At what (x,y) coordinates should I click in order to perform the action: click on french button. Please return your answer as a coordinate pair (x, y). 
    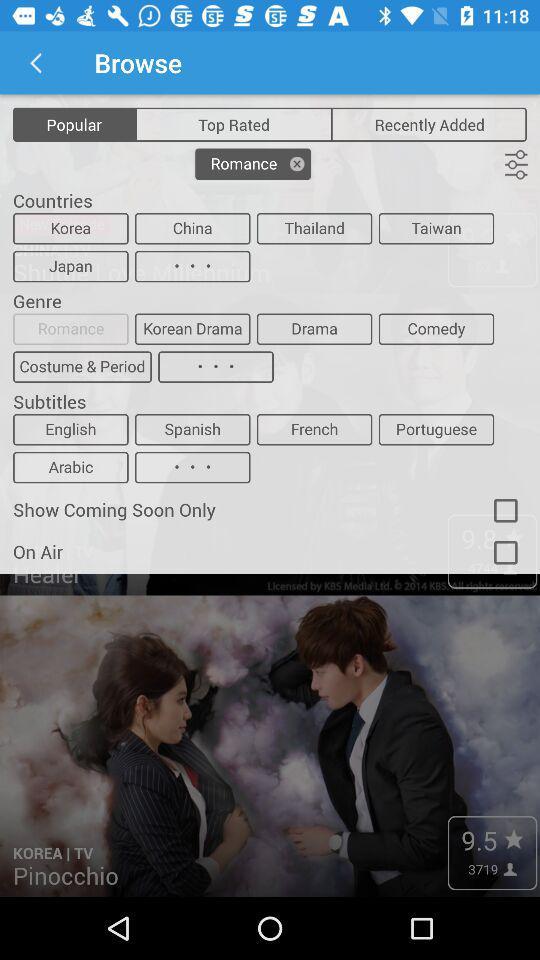
    Looking at the image, I should click on (314, 429).